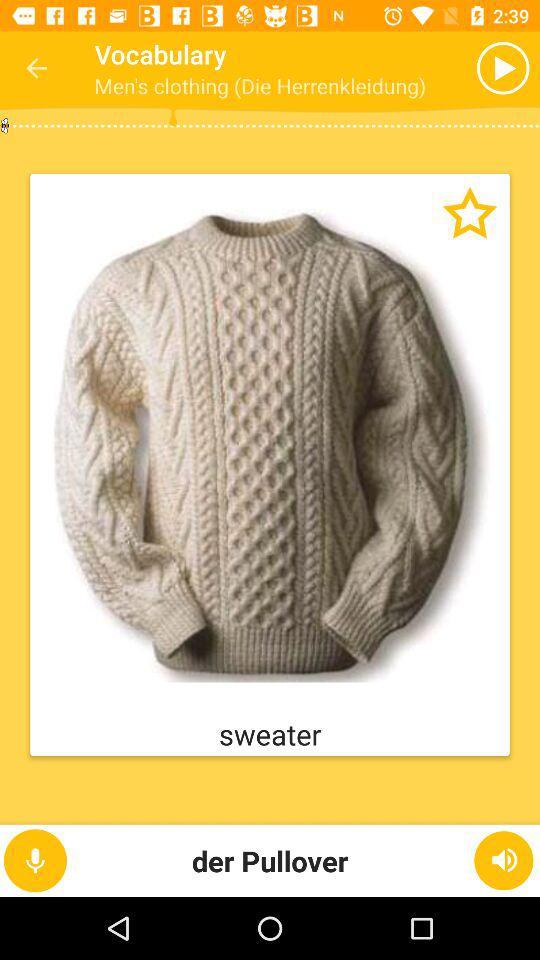  What do you see at coordinates (503, 859) in the screenshot?
I see `the volume icon` at bounding box center [503, 859].